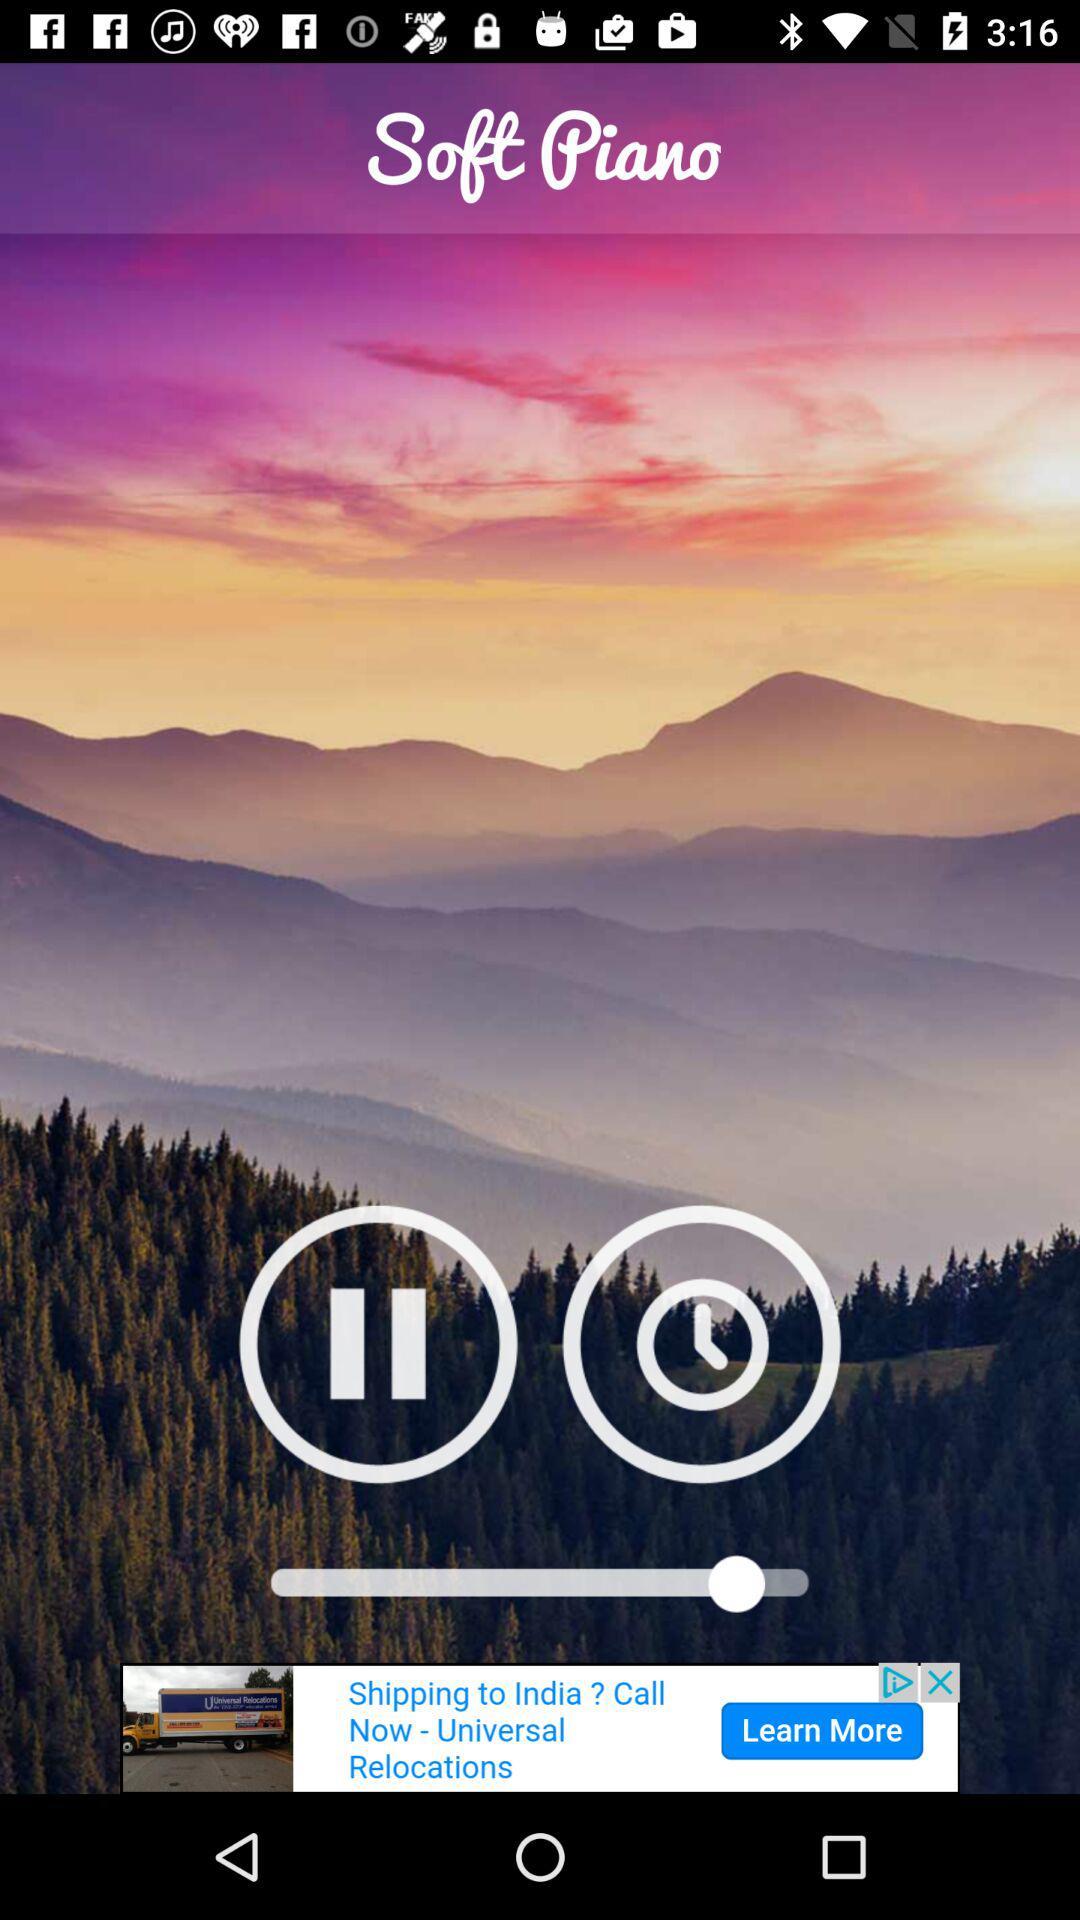 This screenshot has width=1080, height=1920. What do you see at coordinates (700, 1343) in the screenshot?
I see `play` at bounding box center [700, 1343].